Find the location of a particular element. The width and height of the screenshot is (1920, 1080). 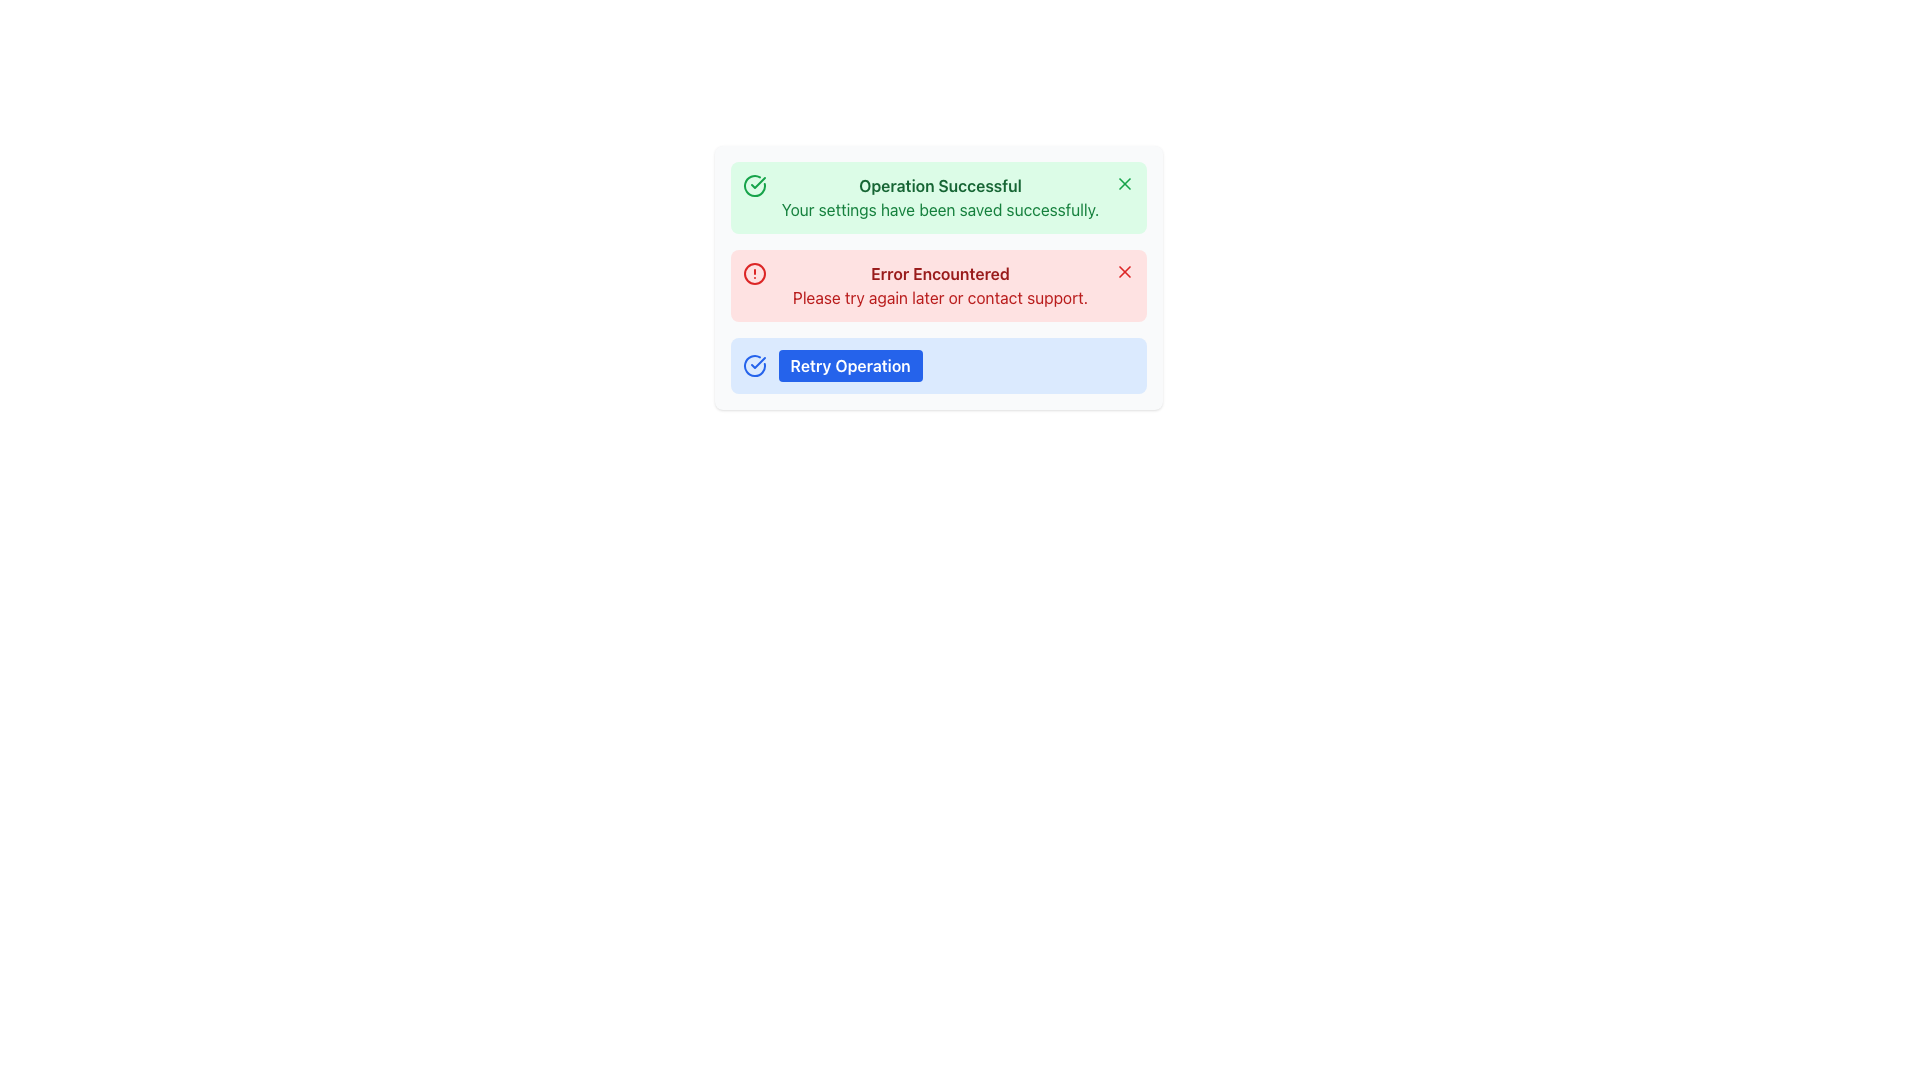

the close button located at the far-right edge of the red error message panel for dismissing the error notification is located at coordinates (1124, 272).